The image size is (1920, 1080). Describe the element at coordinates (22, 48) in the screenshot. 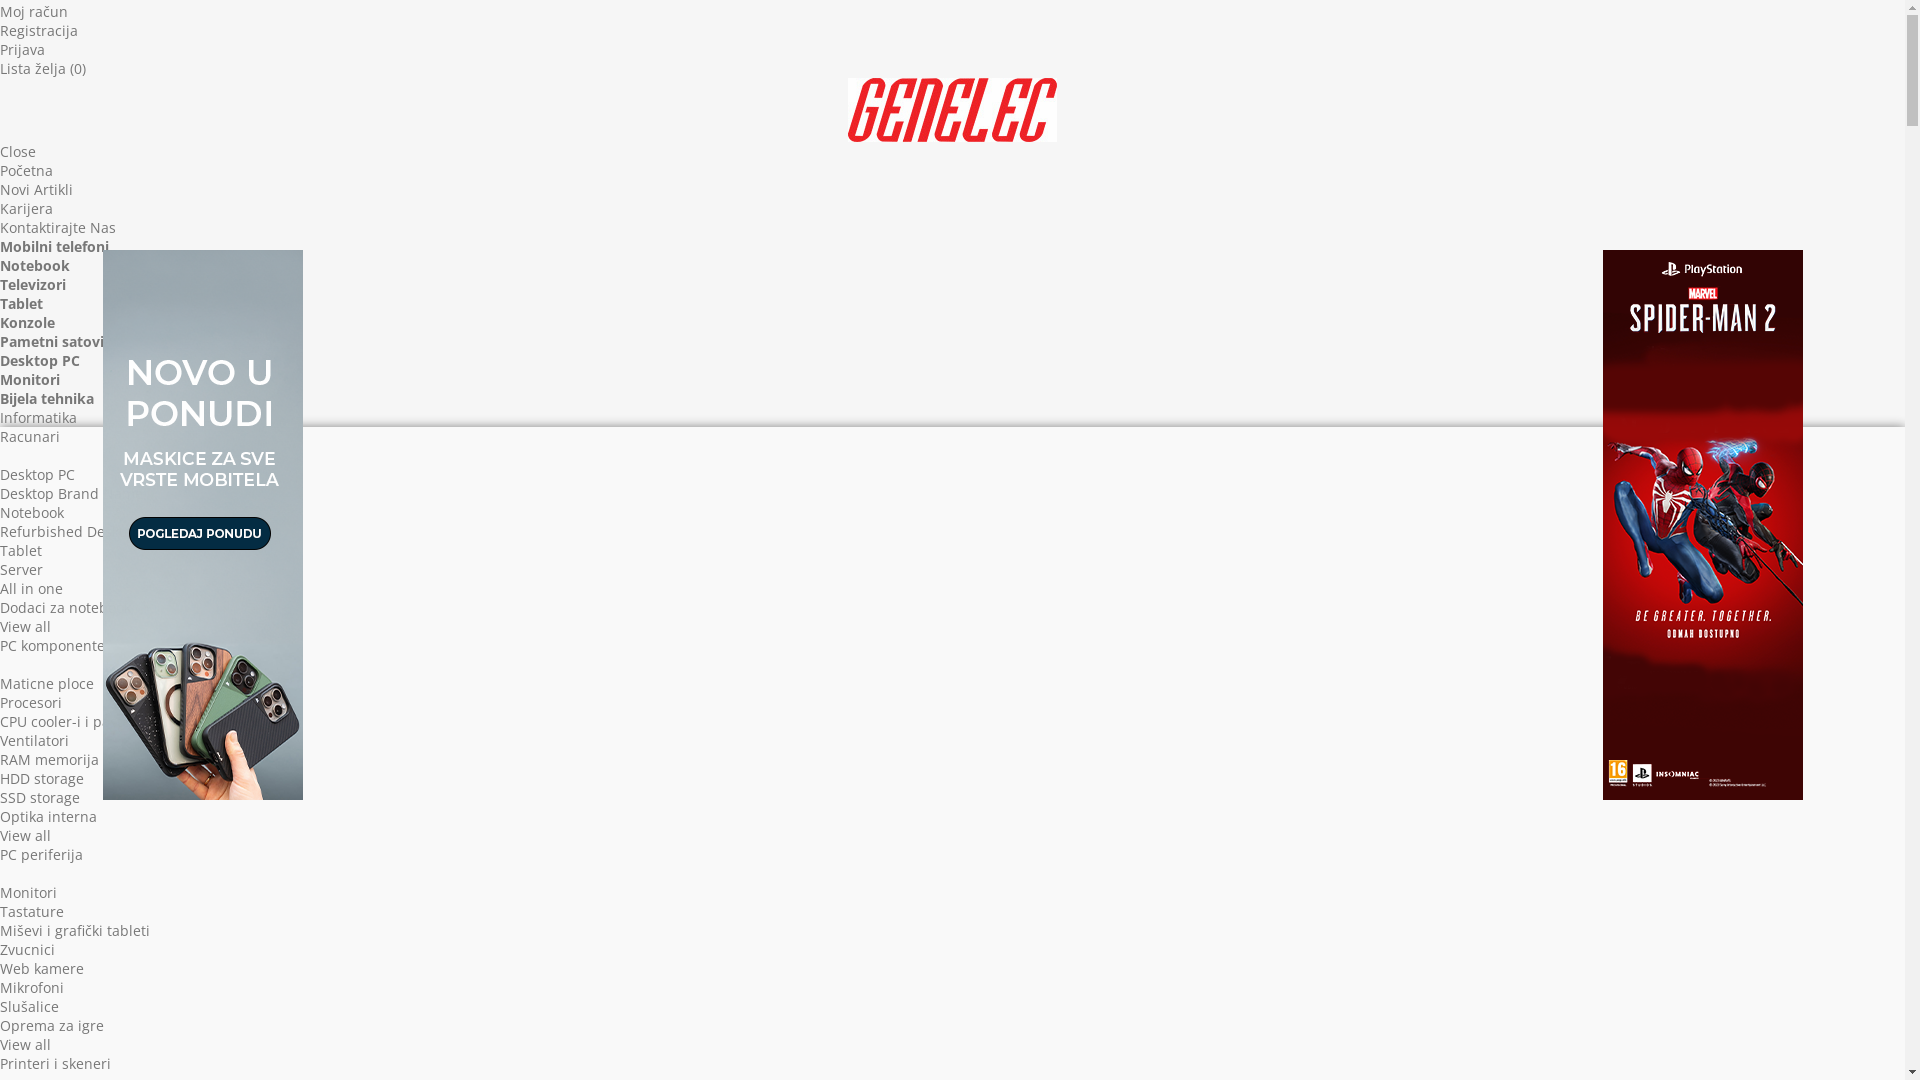

I see `'Prijava'` at that location.